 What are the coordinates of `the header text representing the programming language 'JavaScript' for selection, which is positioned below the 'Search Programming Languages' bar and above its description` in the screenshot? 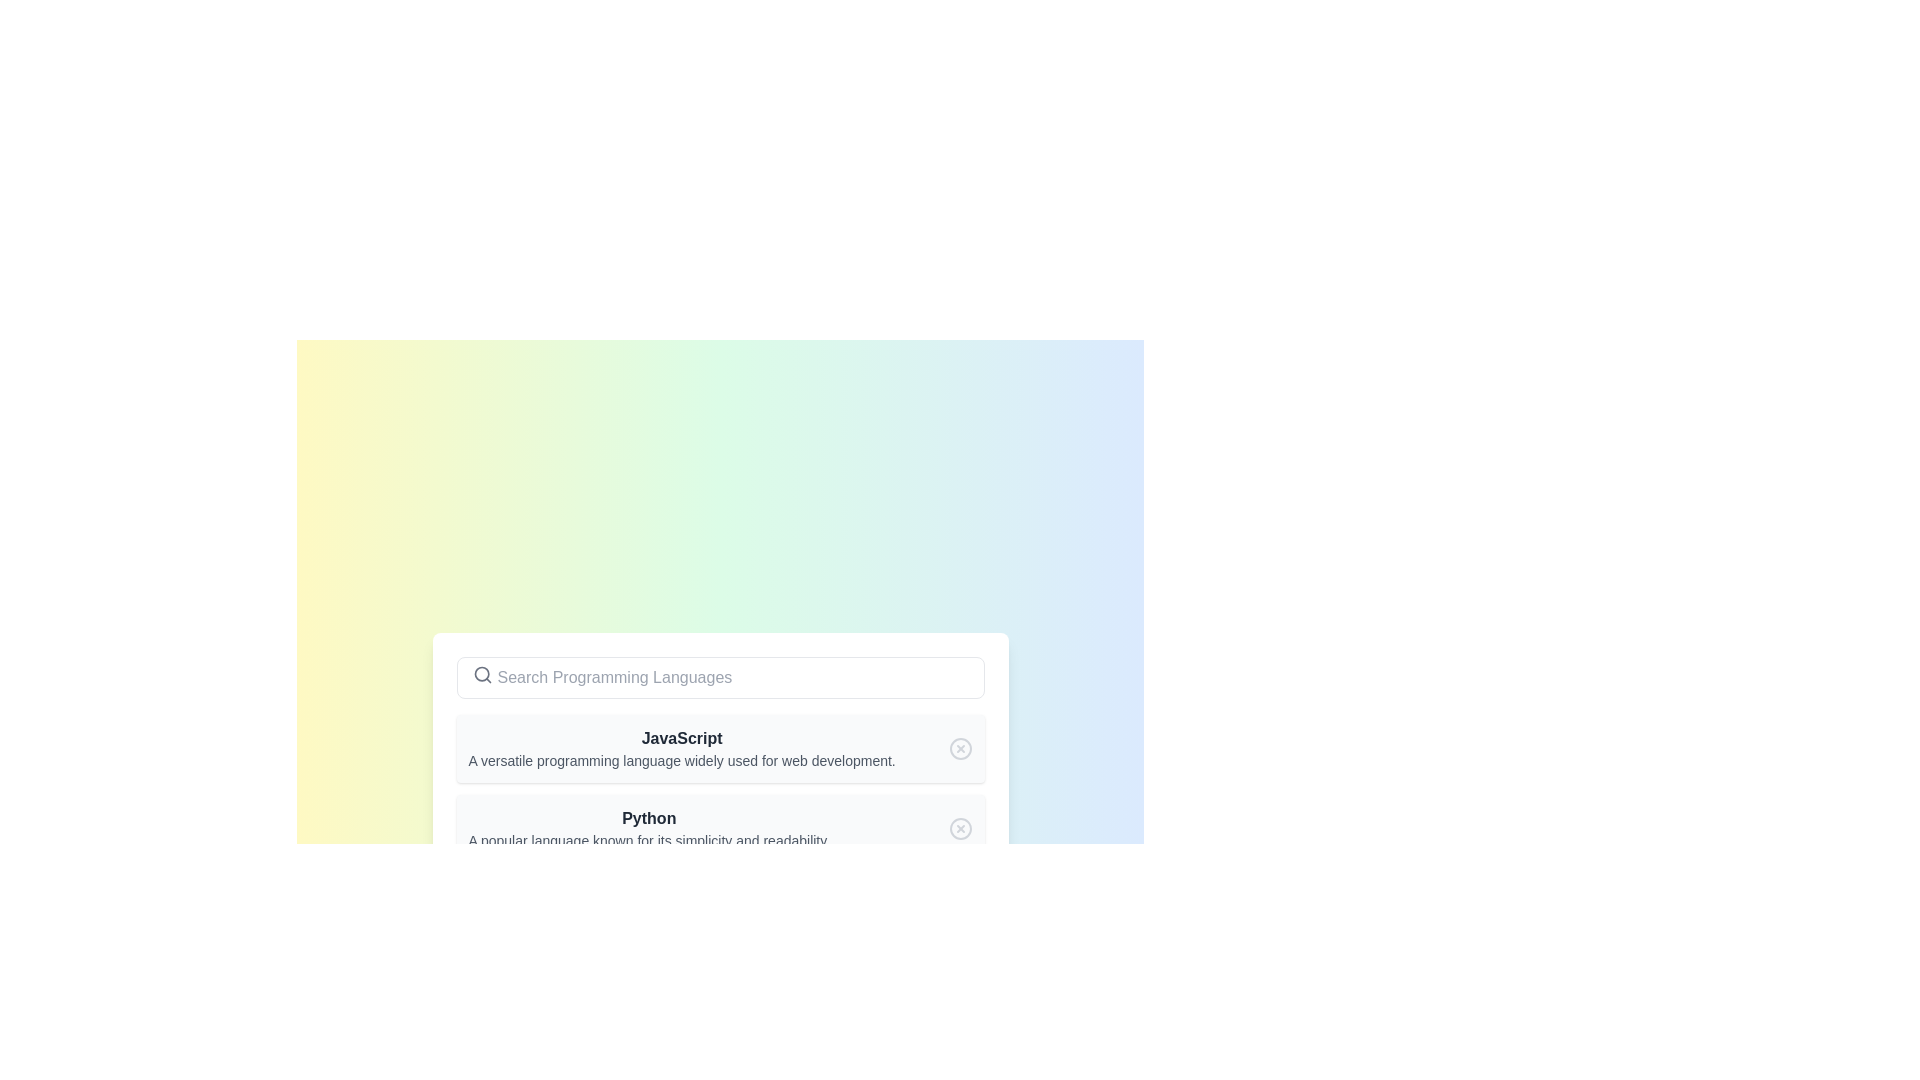 It's located at (682, 739).